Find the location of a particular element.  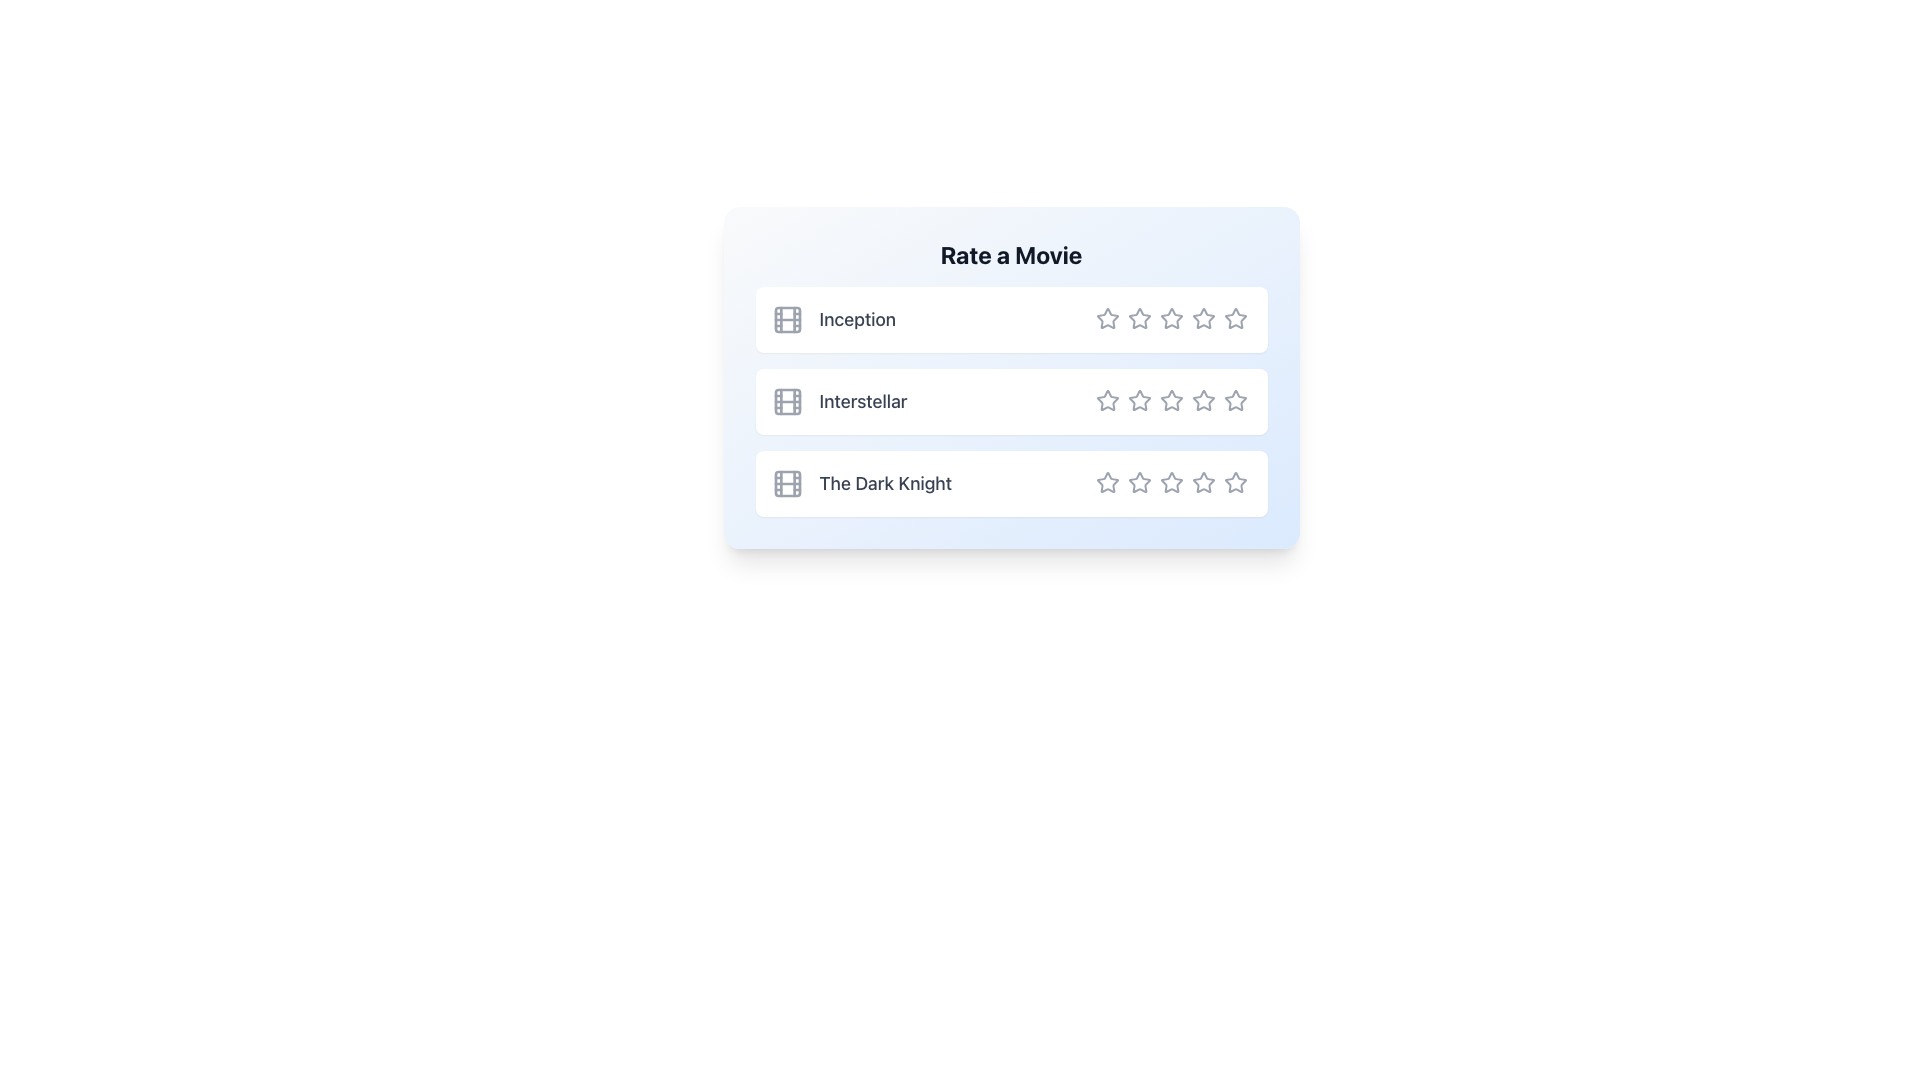

the fifth star icon to rate the movie 'The Dark Knight' is located at coordinates (1234, 482).